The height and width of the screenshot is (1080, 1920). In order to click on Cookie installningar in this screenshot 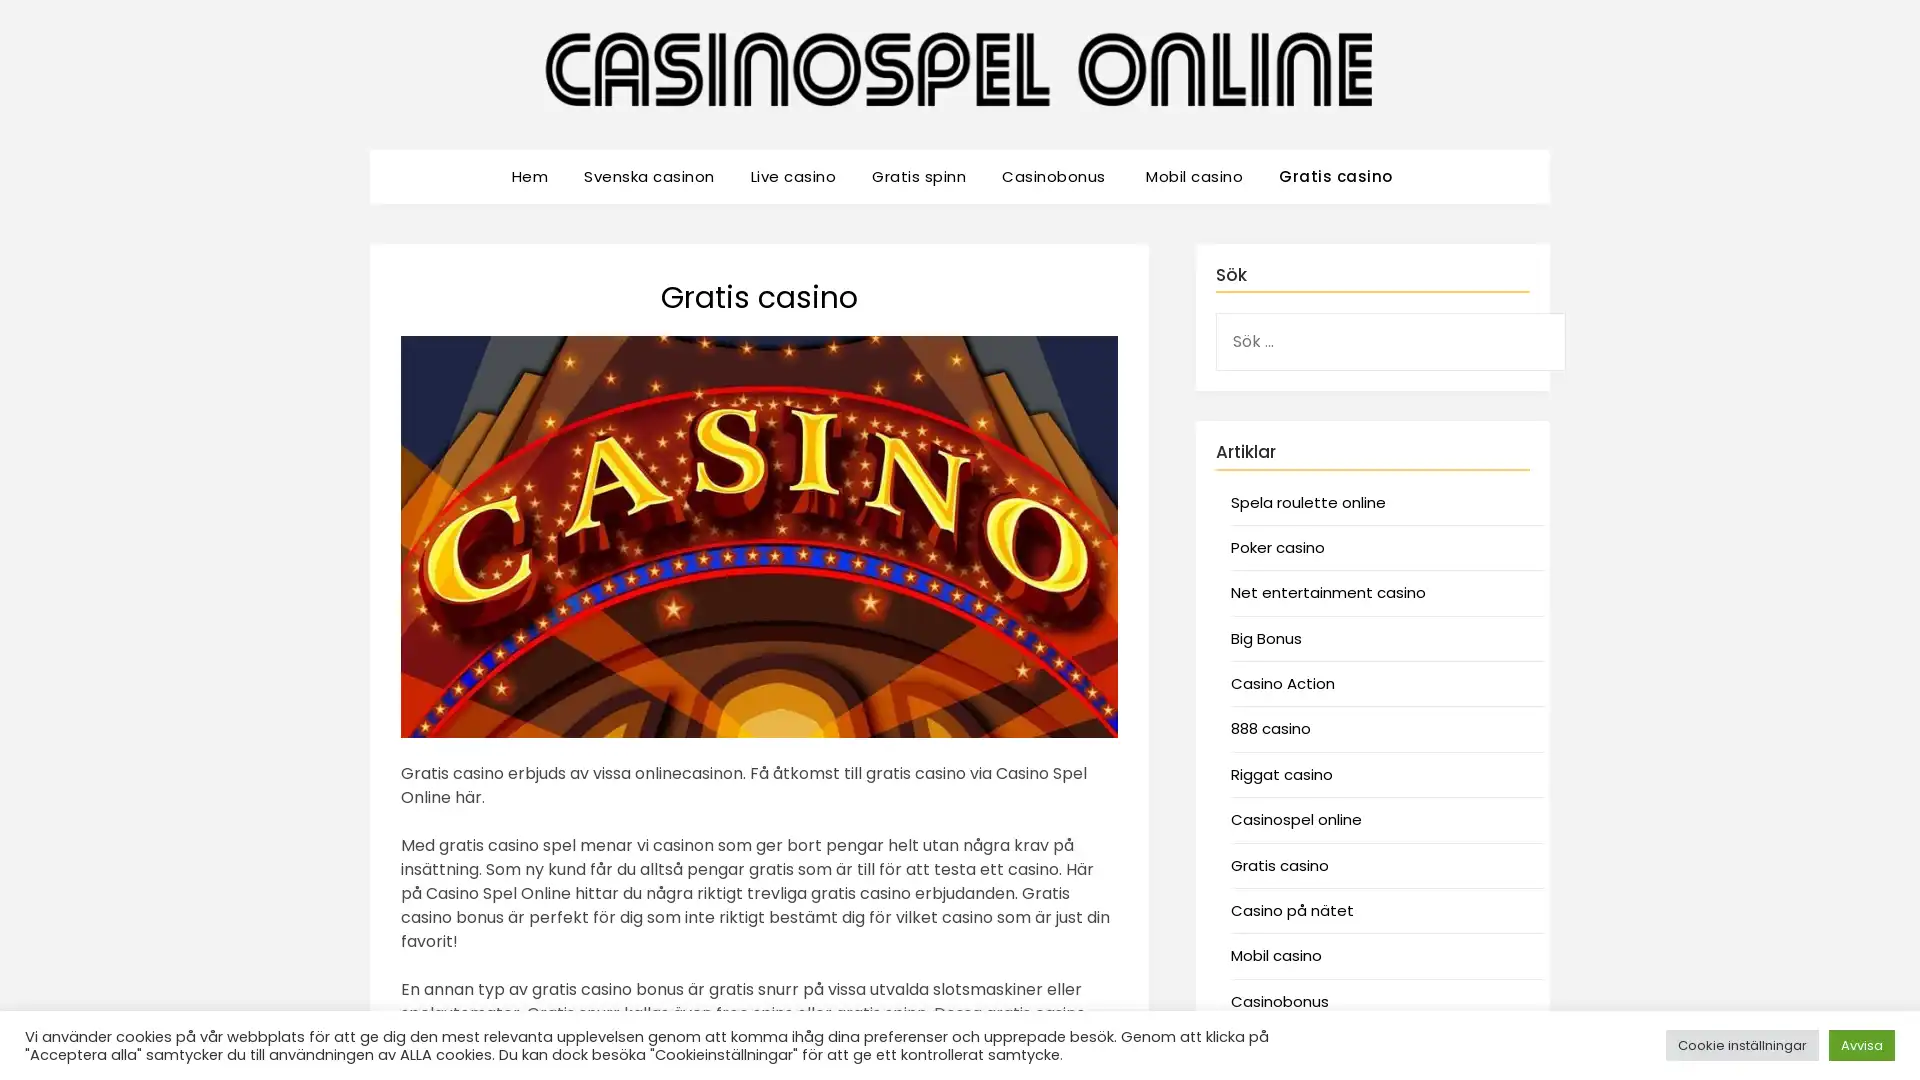, I will do `click(1741, 1044)`.